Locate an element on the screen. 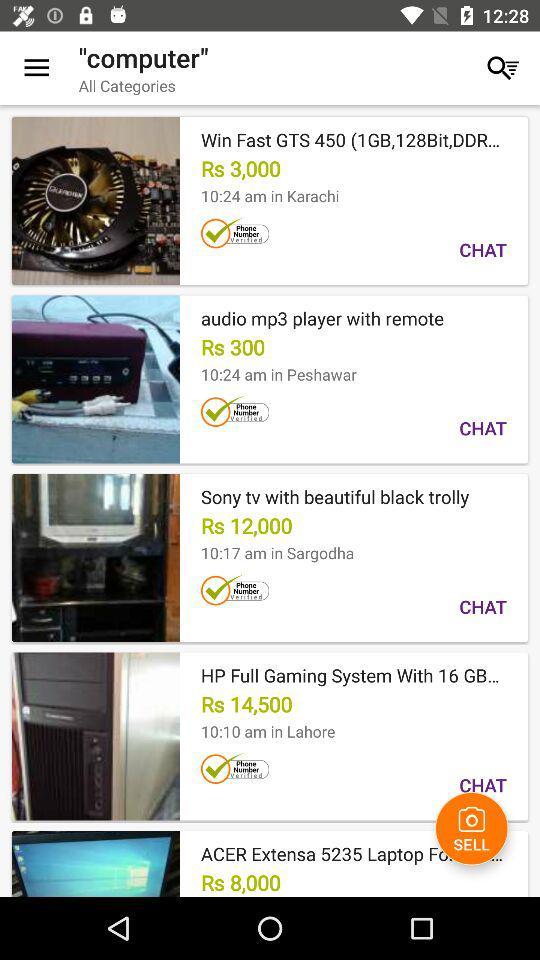 The image size is (540, 960). the app to the right of "computer" app is located at coordinates (502, 68).